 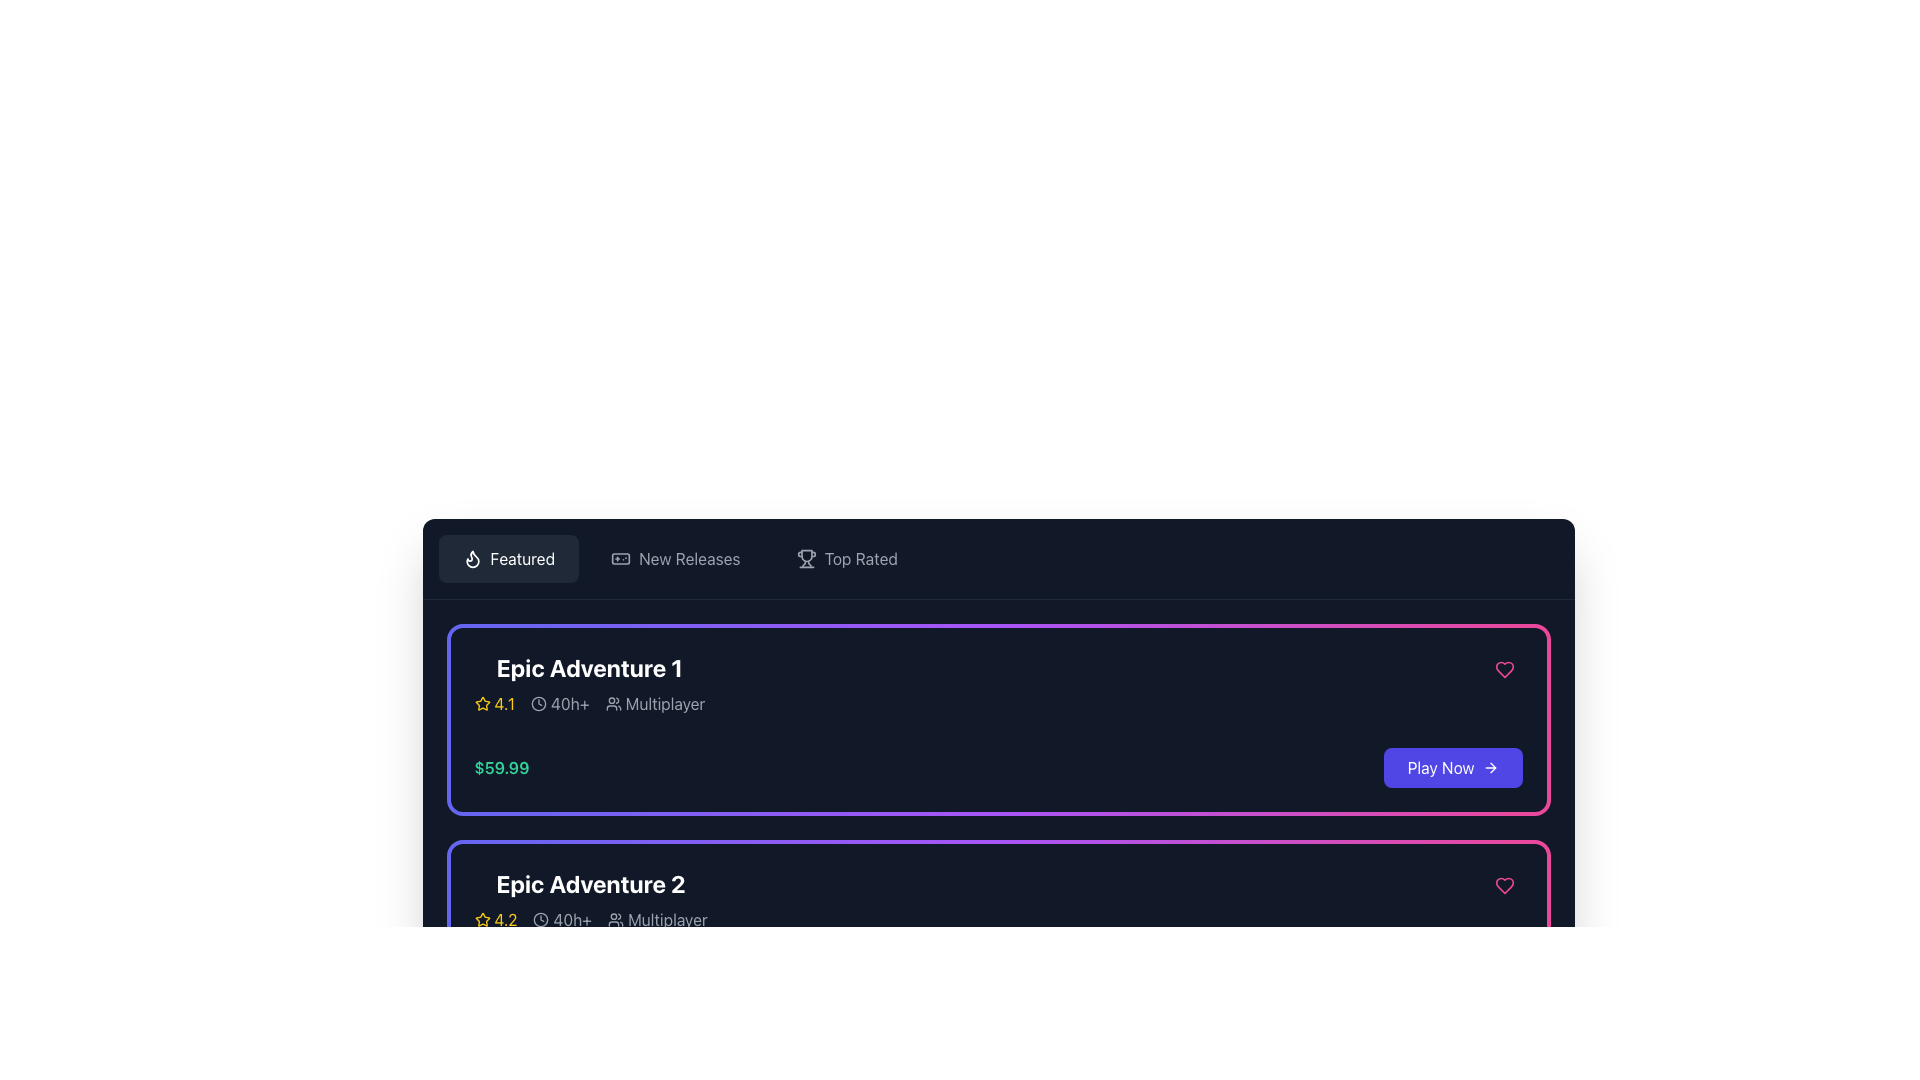 I want to click on the flame icon associated with the 'Featured' button, which is positioned before the text 'Featured' in the top-left section of the application interface, so click(x=471, y=559).